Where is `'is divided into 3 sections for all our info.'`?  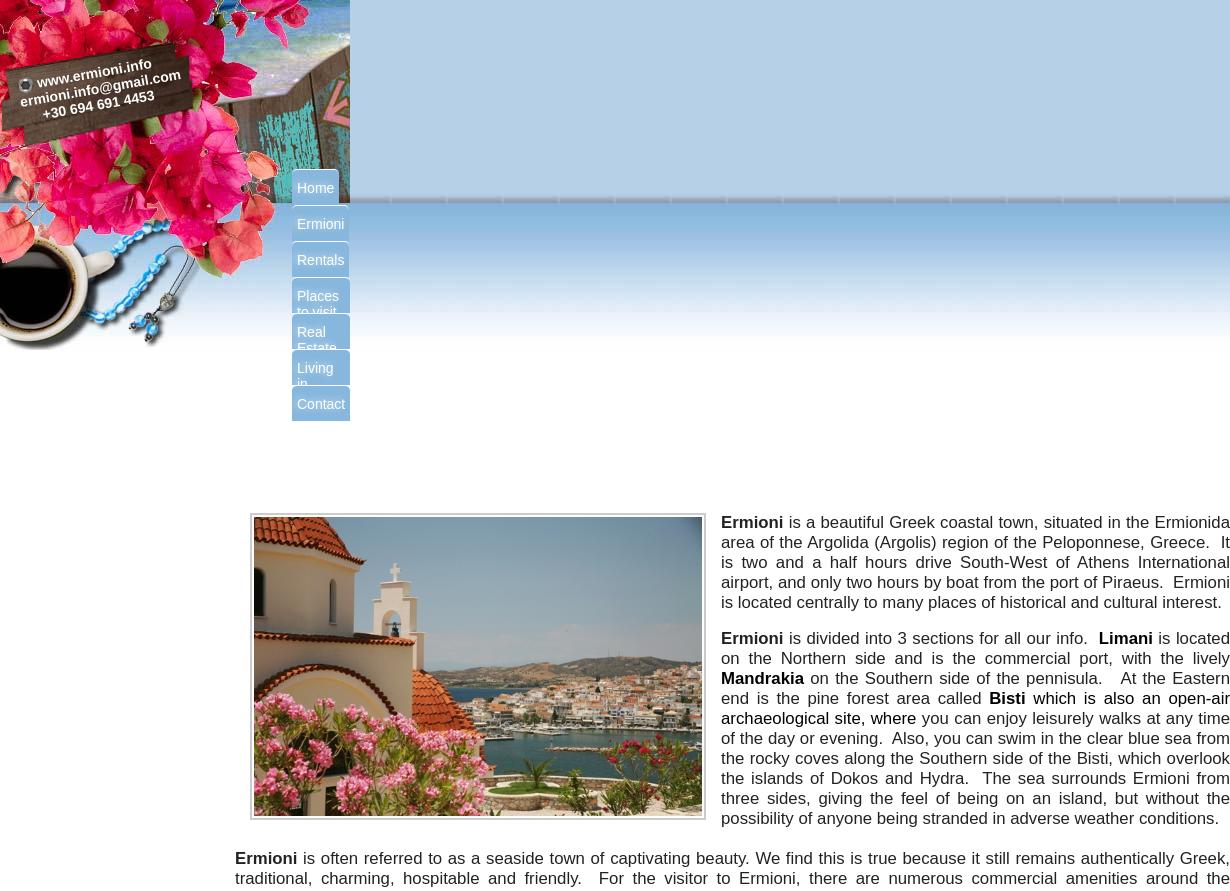
'is divided into 3 sections for all our info.' is located at coordinates (942, 637).